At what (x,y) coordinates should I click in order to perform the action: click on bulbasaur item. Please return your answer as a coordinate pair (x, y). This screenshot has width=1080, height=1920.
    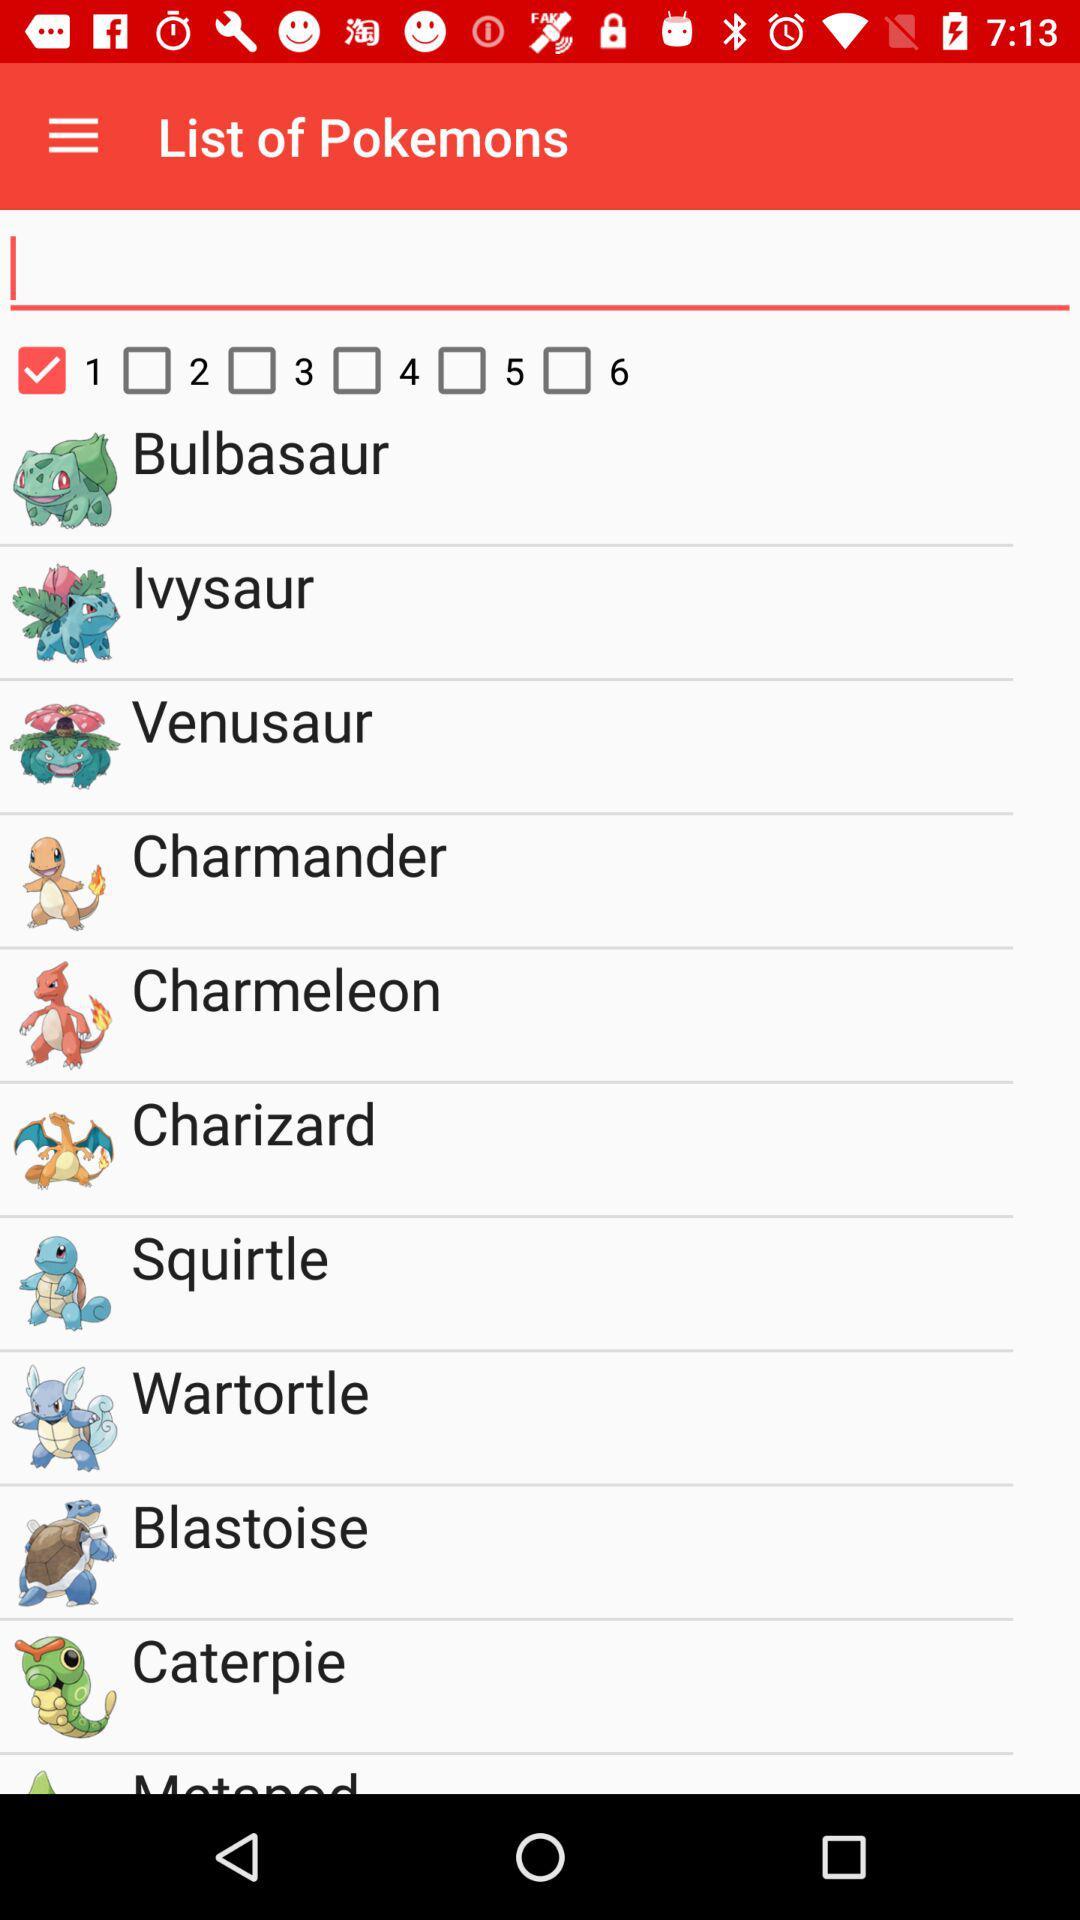
    Looking at the image, I should click on (572, 477).